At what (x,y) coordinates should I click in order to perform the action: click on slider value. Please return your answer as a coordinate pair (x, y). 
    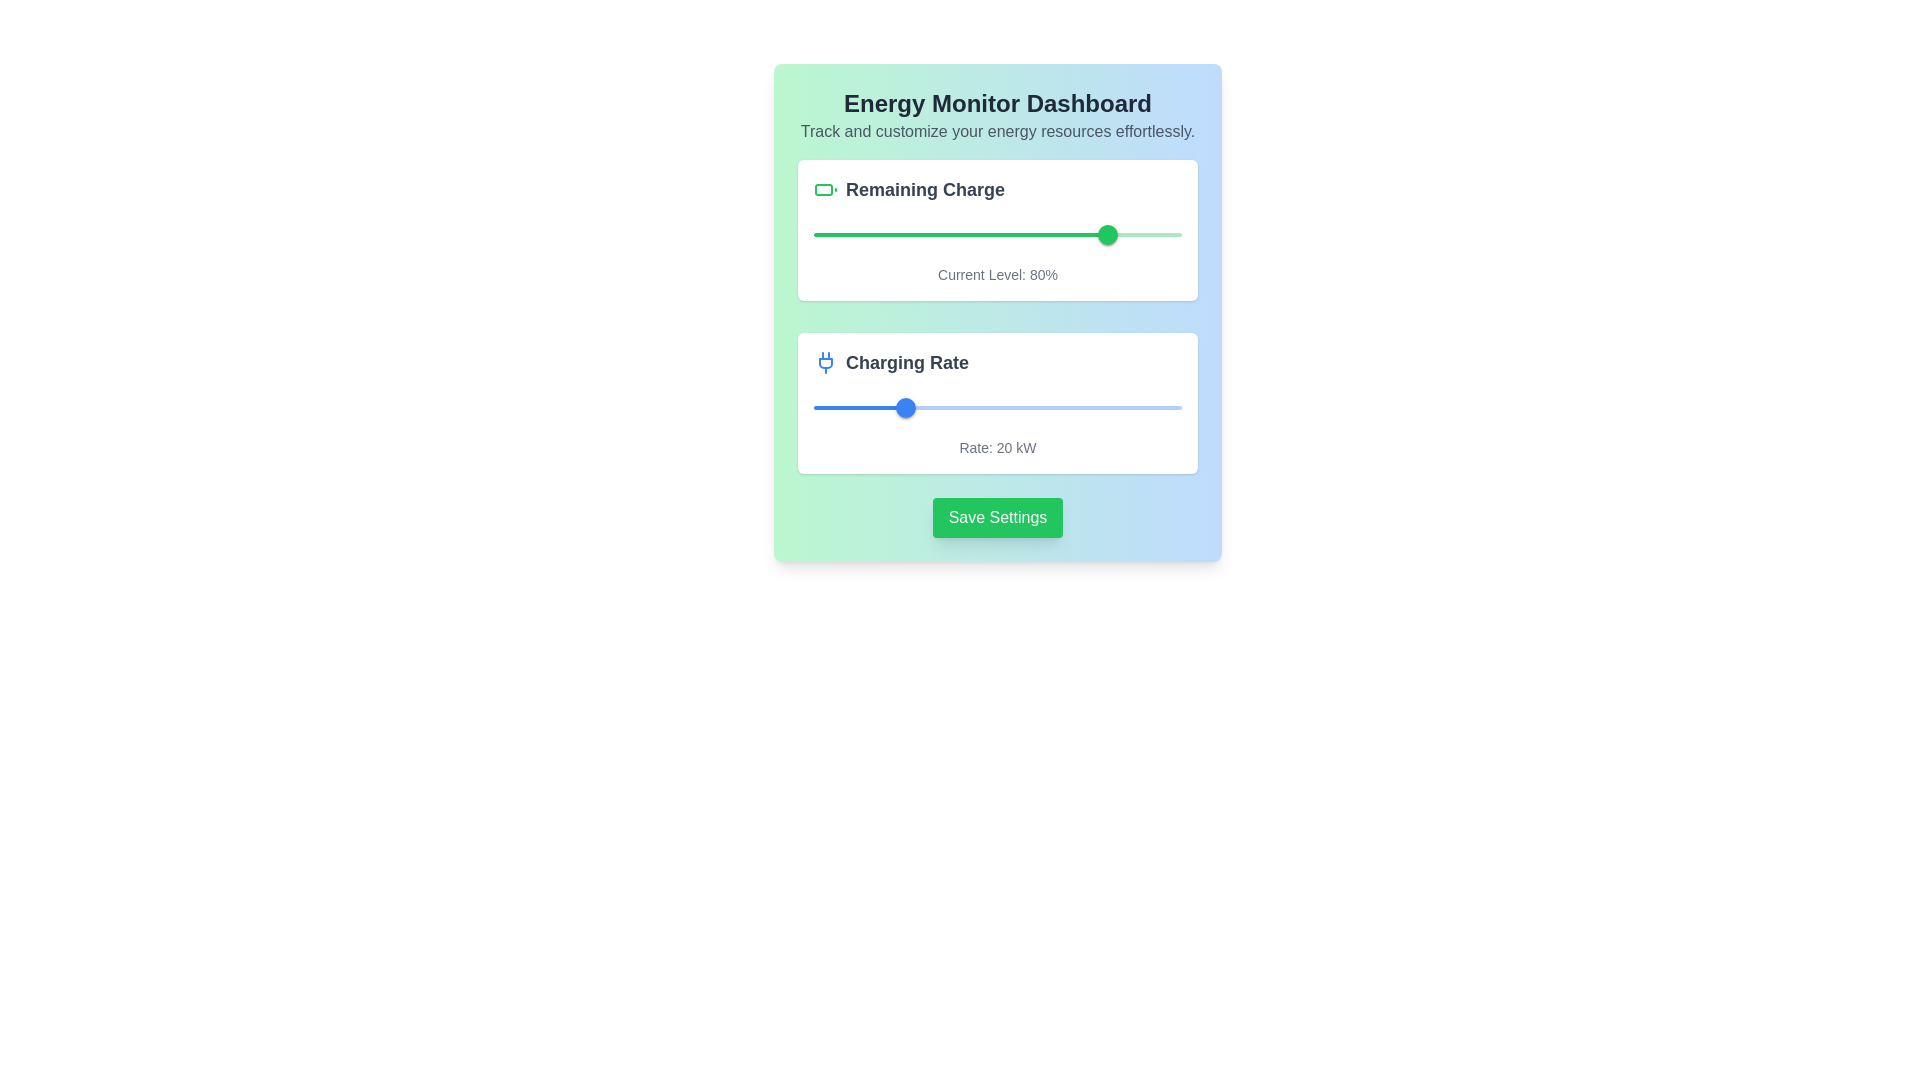
    Looking at the image, I should click on (1078, 234).